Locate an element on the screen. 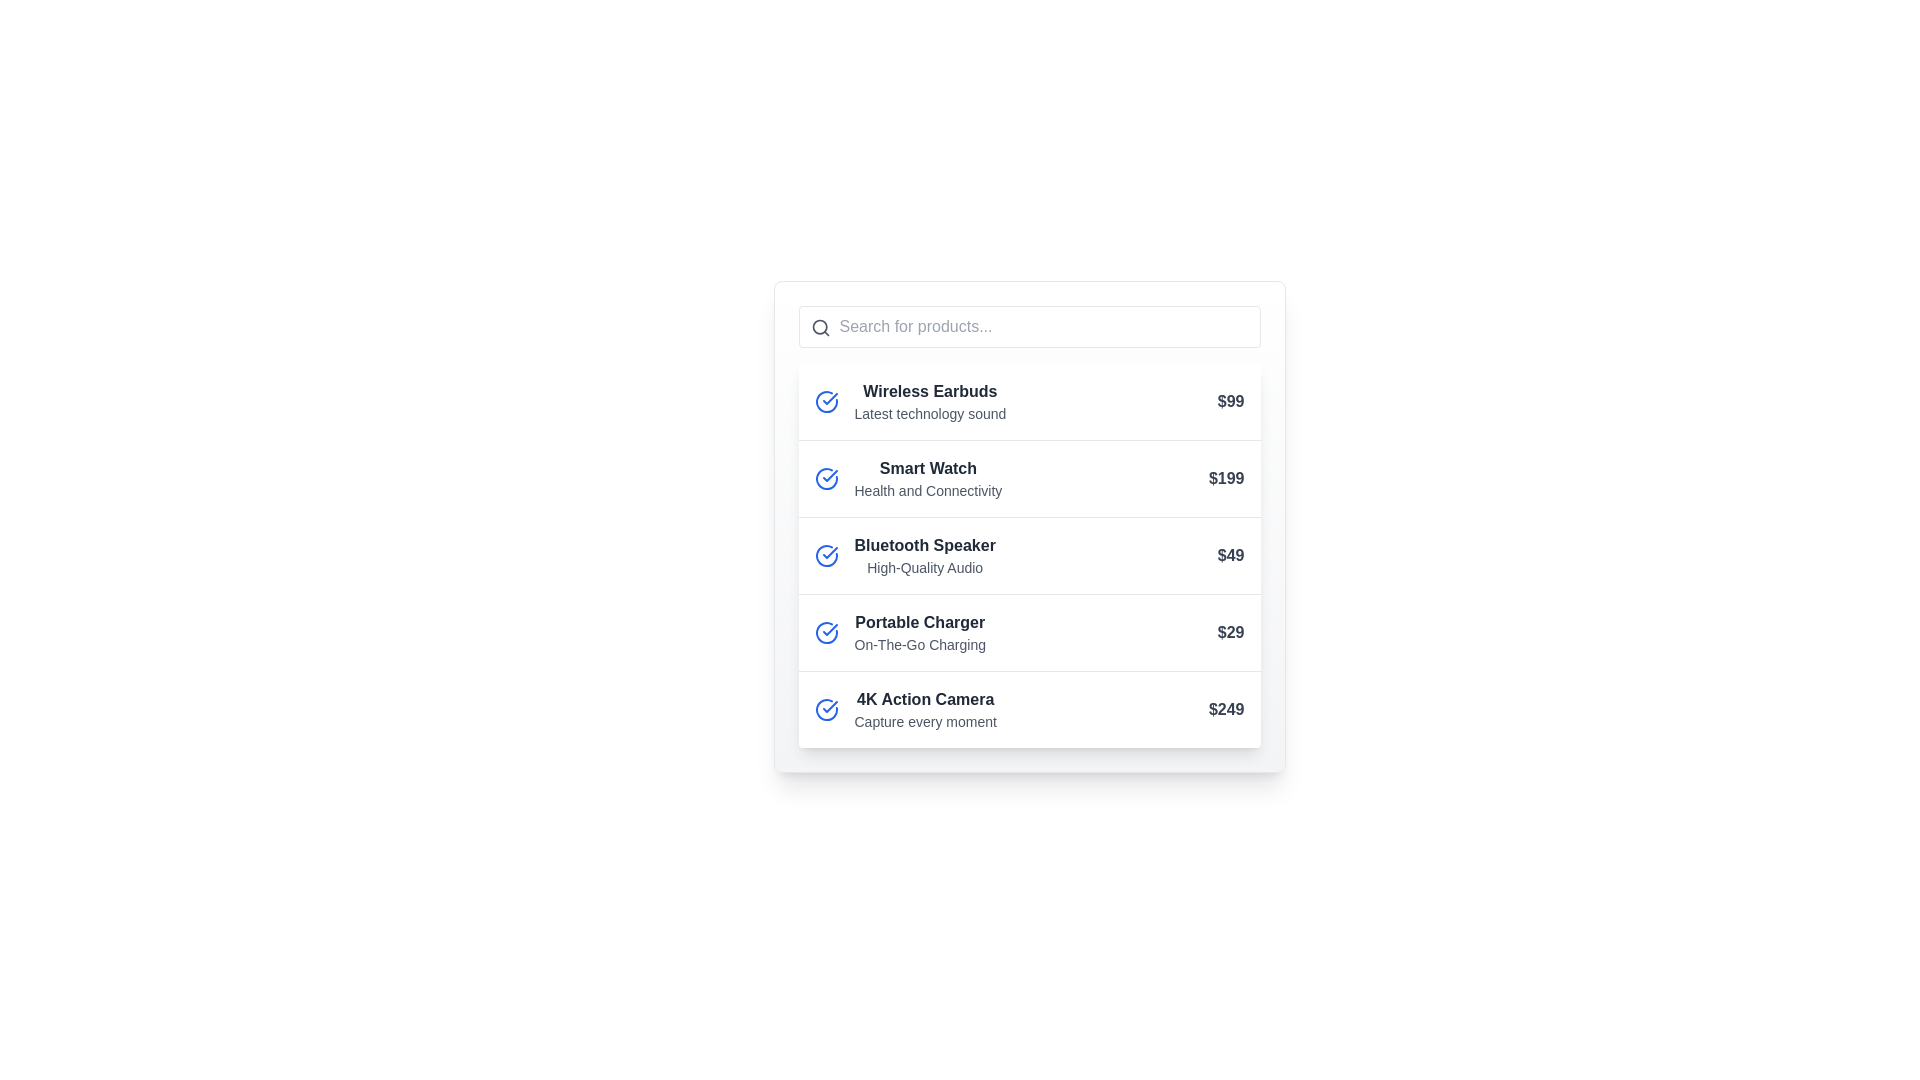  the search input field located at the top of the card-like component to change its appearance is located at coordinates (1029, 326).